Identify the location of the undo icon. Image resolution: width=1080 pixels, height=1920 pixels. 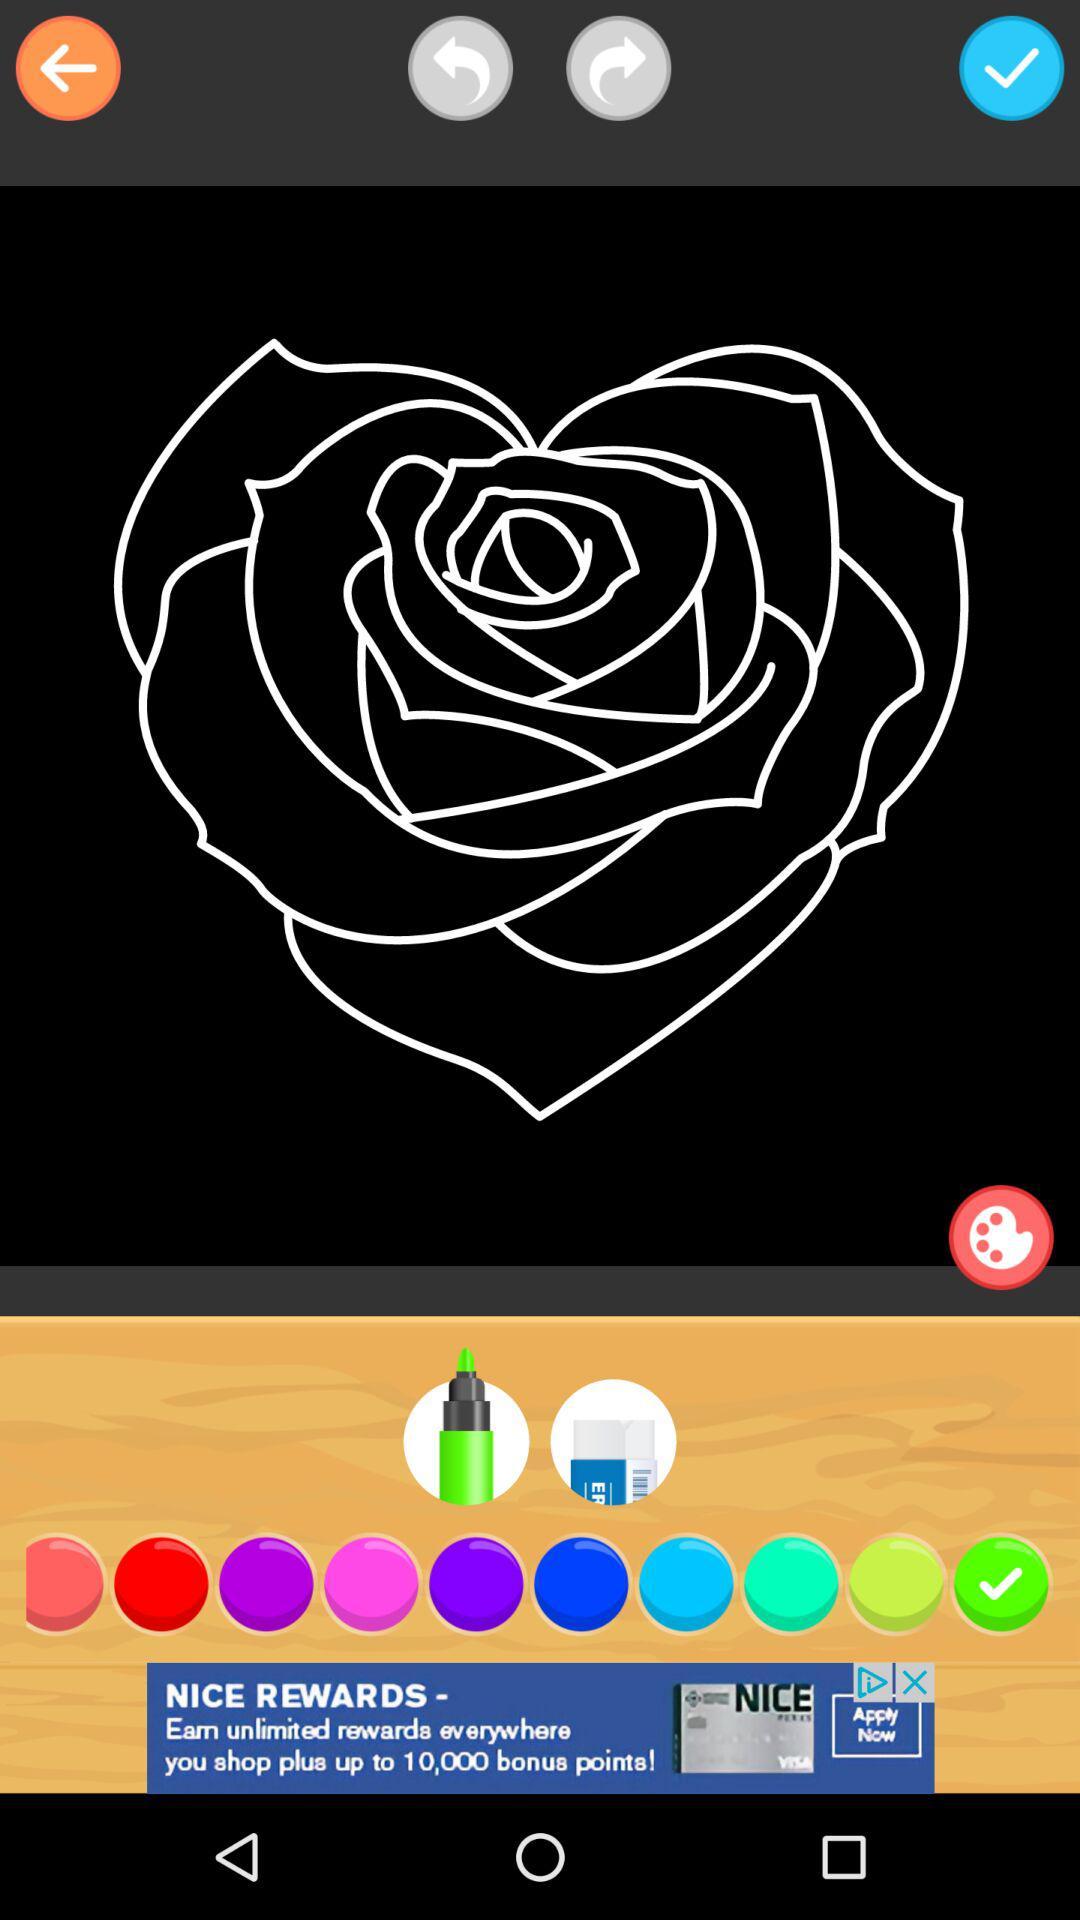
(460, 68).